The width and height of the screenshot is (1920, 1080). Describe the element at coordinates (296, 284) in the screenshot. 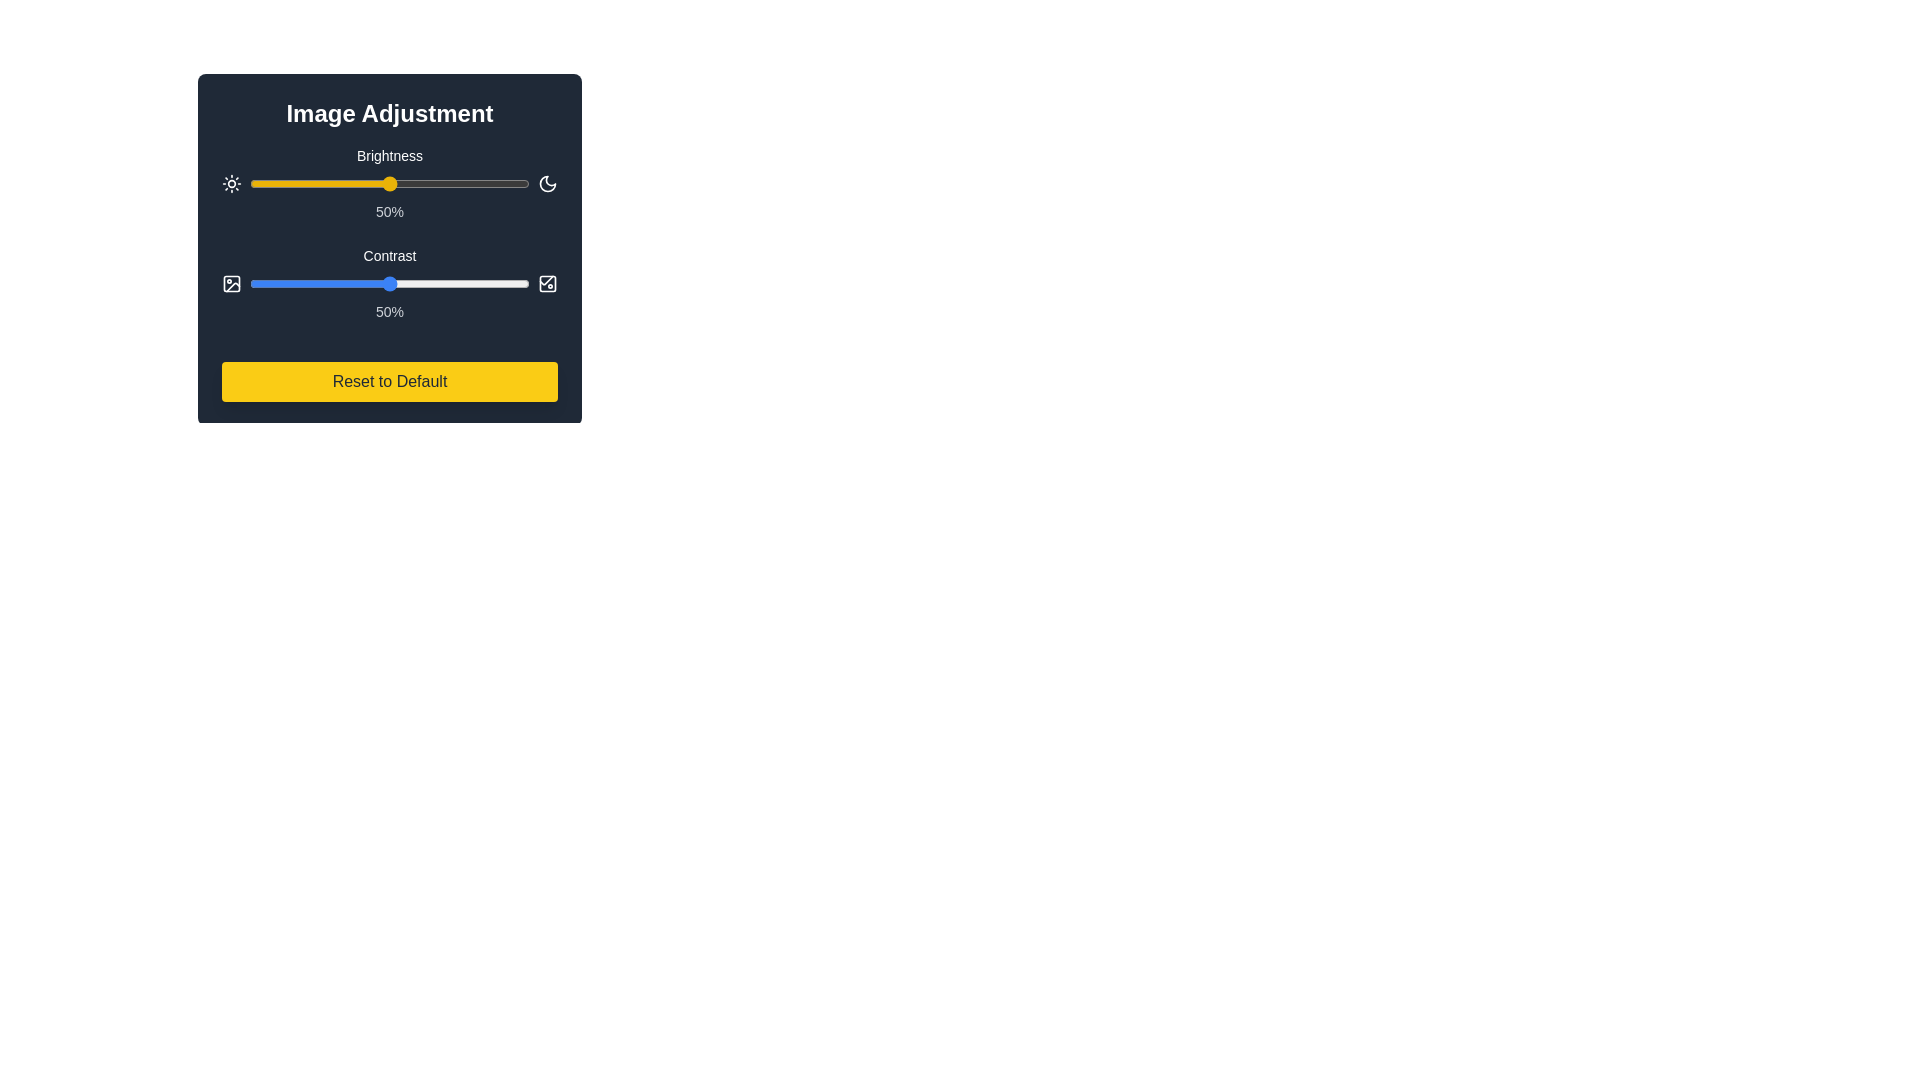

I see `the contrast level` at that location.